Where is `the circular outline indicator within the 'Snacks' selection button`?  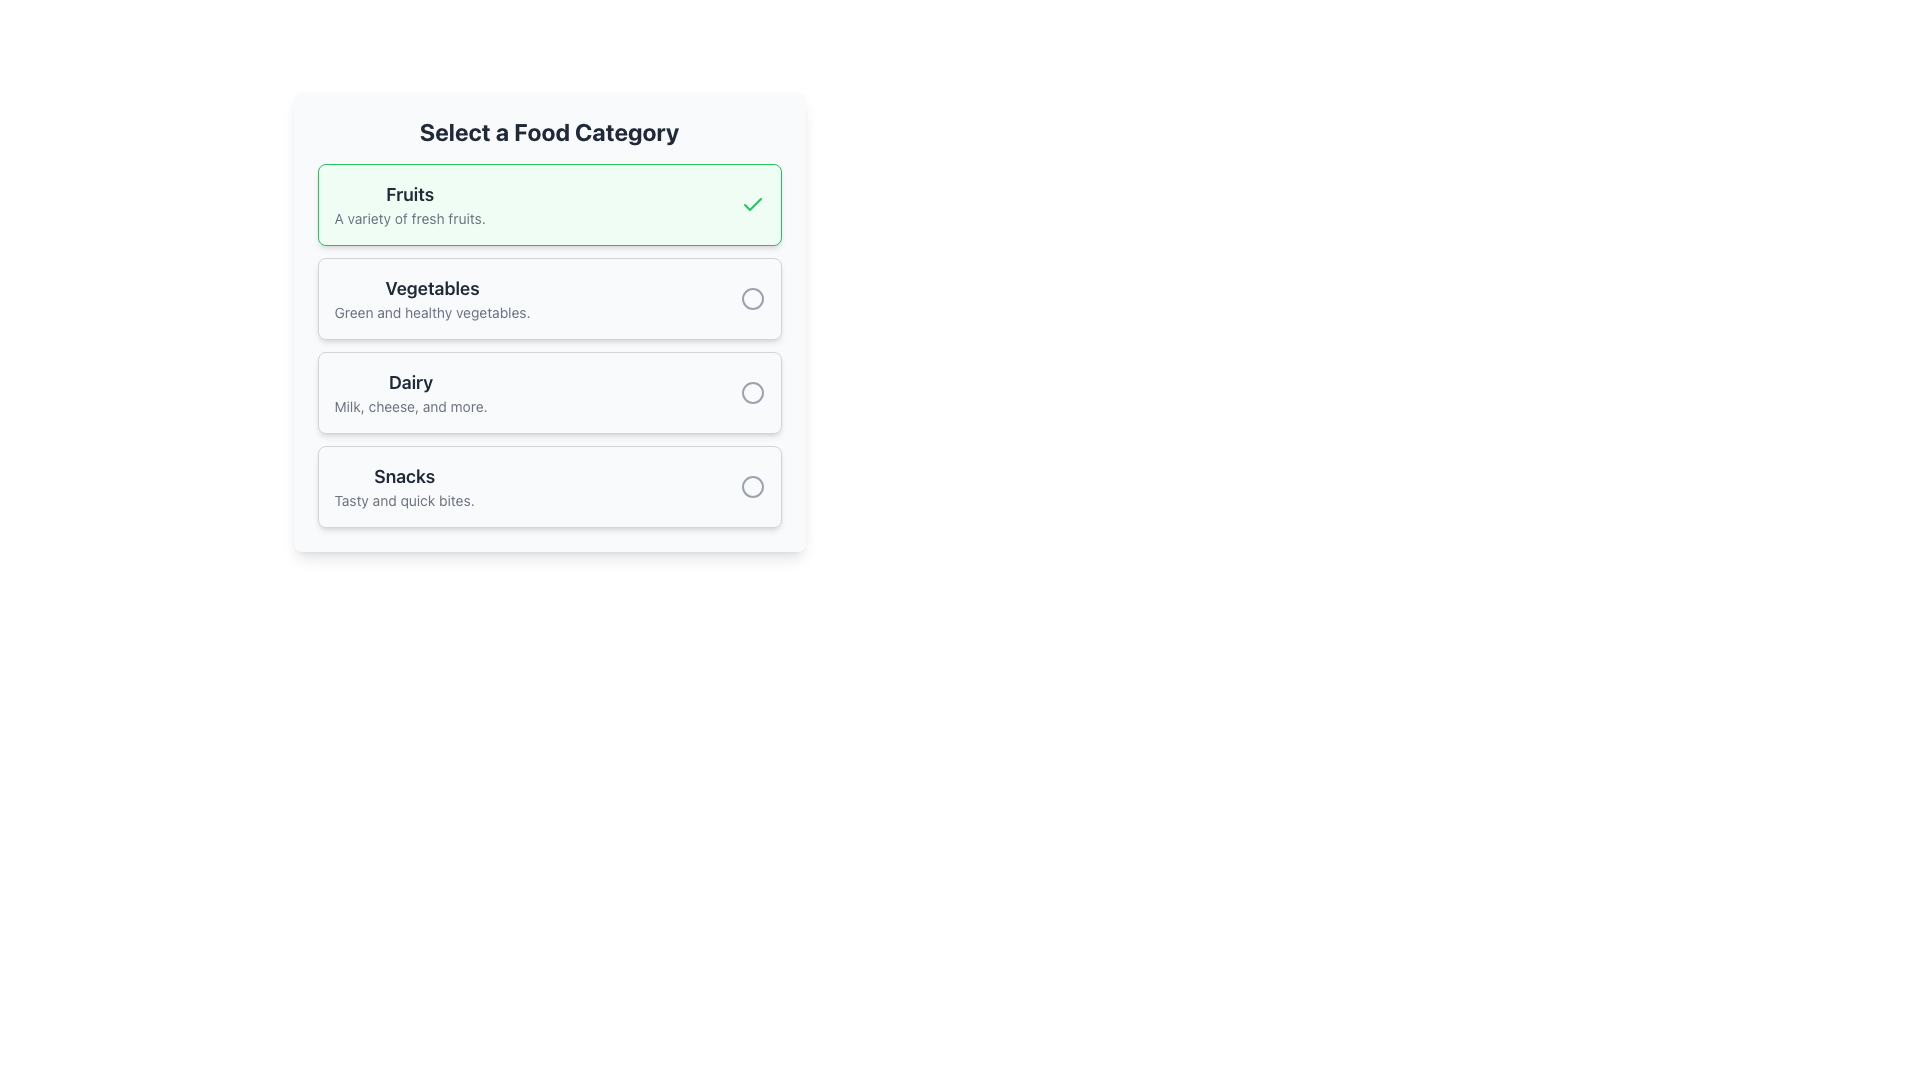 the circular outline indicator within the 'Snacks' selection button is located at coordinates (751, 486).